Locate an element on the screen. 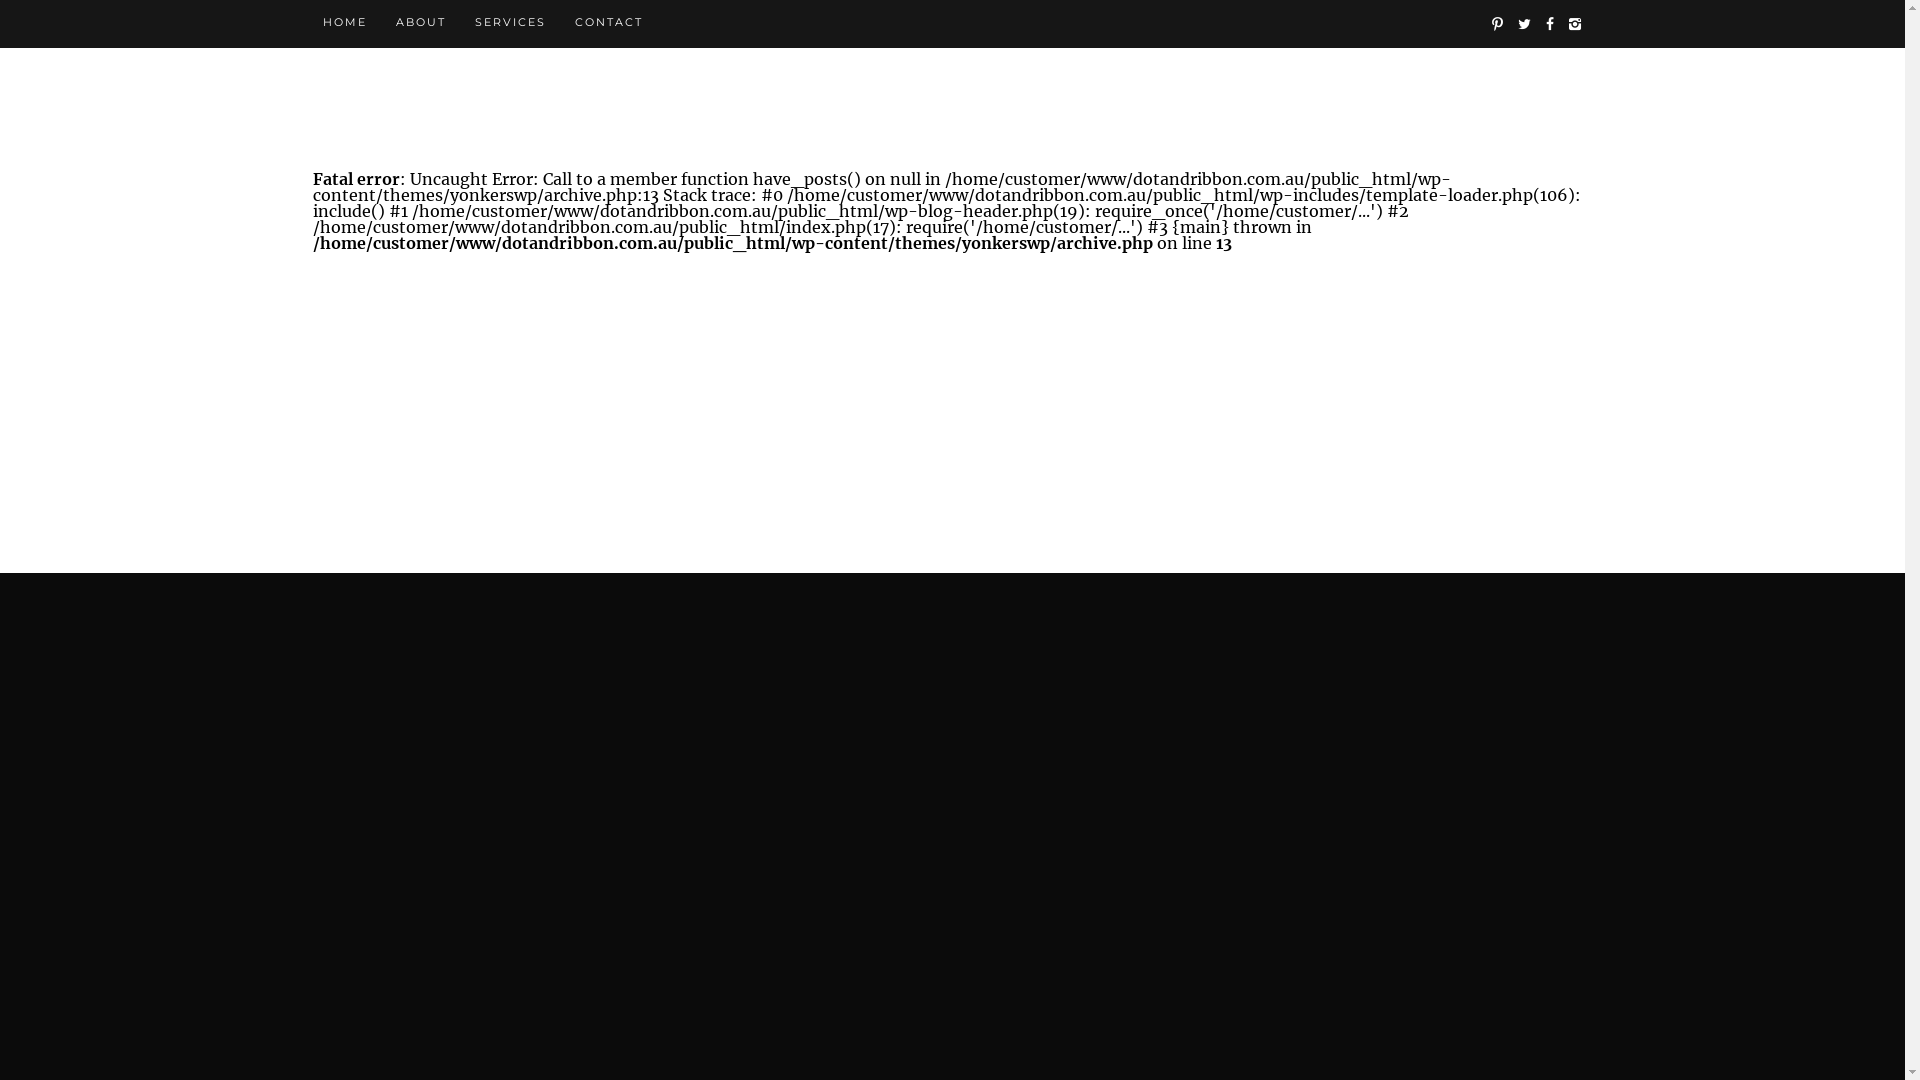 Image resolution: width=1920 pixels, height=1080 pixels. 'SERVICES' is located at coordinates (509, 22).